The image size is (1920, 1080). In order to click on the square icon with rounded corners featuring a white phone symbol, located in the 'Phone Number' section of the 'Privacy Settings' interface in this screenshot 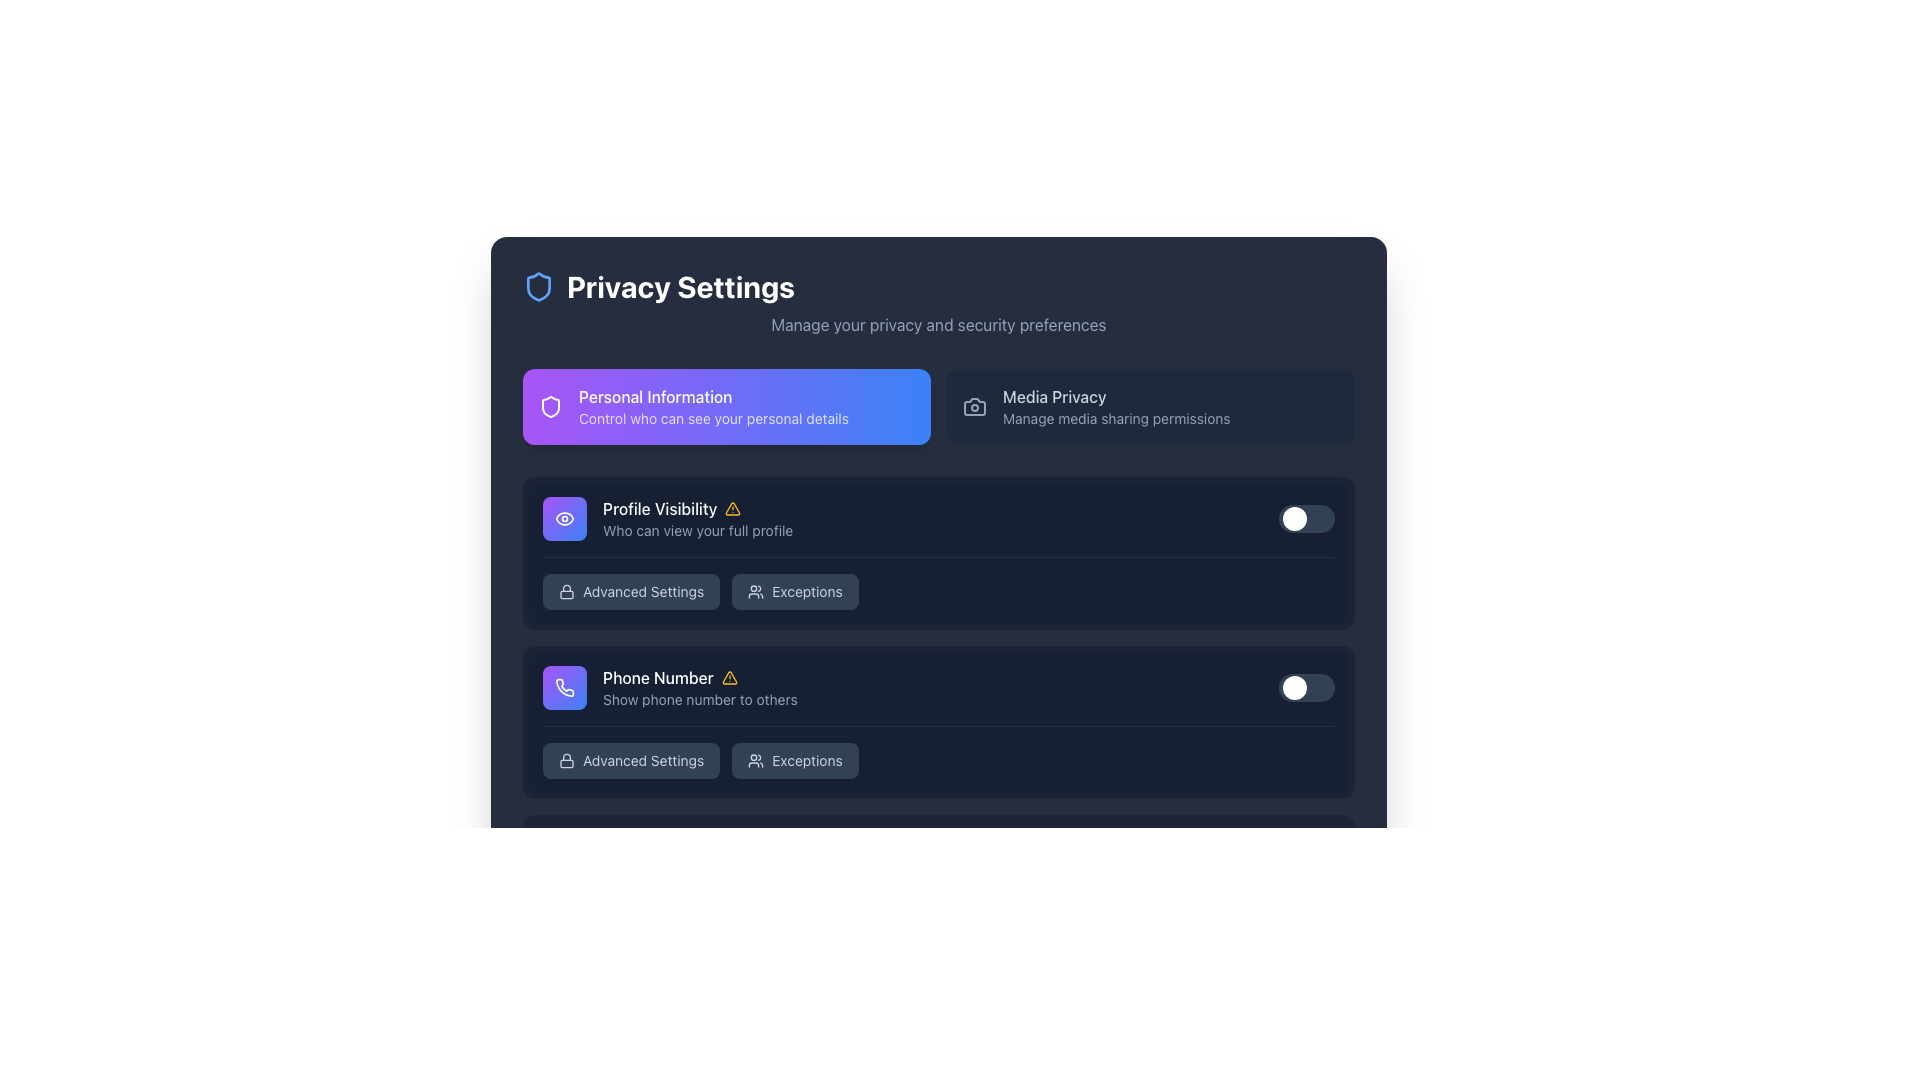, I will do `click(564, 686)`.